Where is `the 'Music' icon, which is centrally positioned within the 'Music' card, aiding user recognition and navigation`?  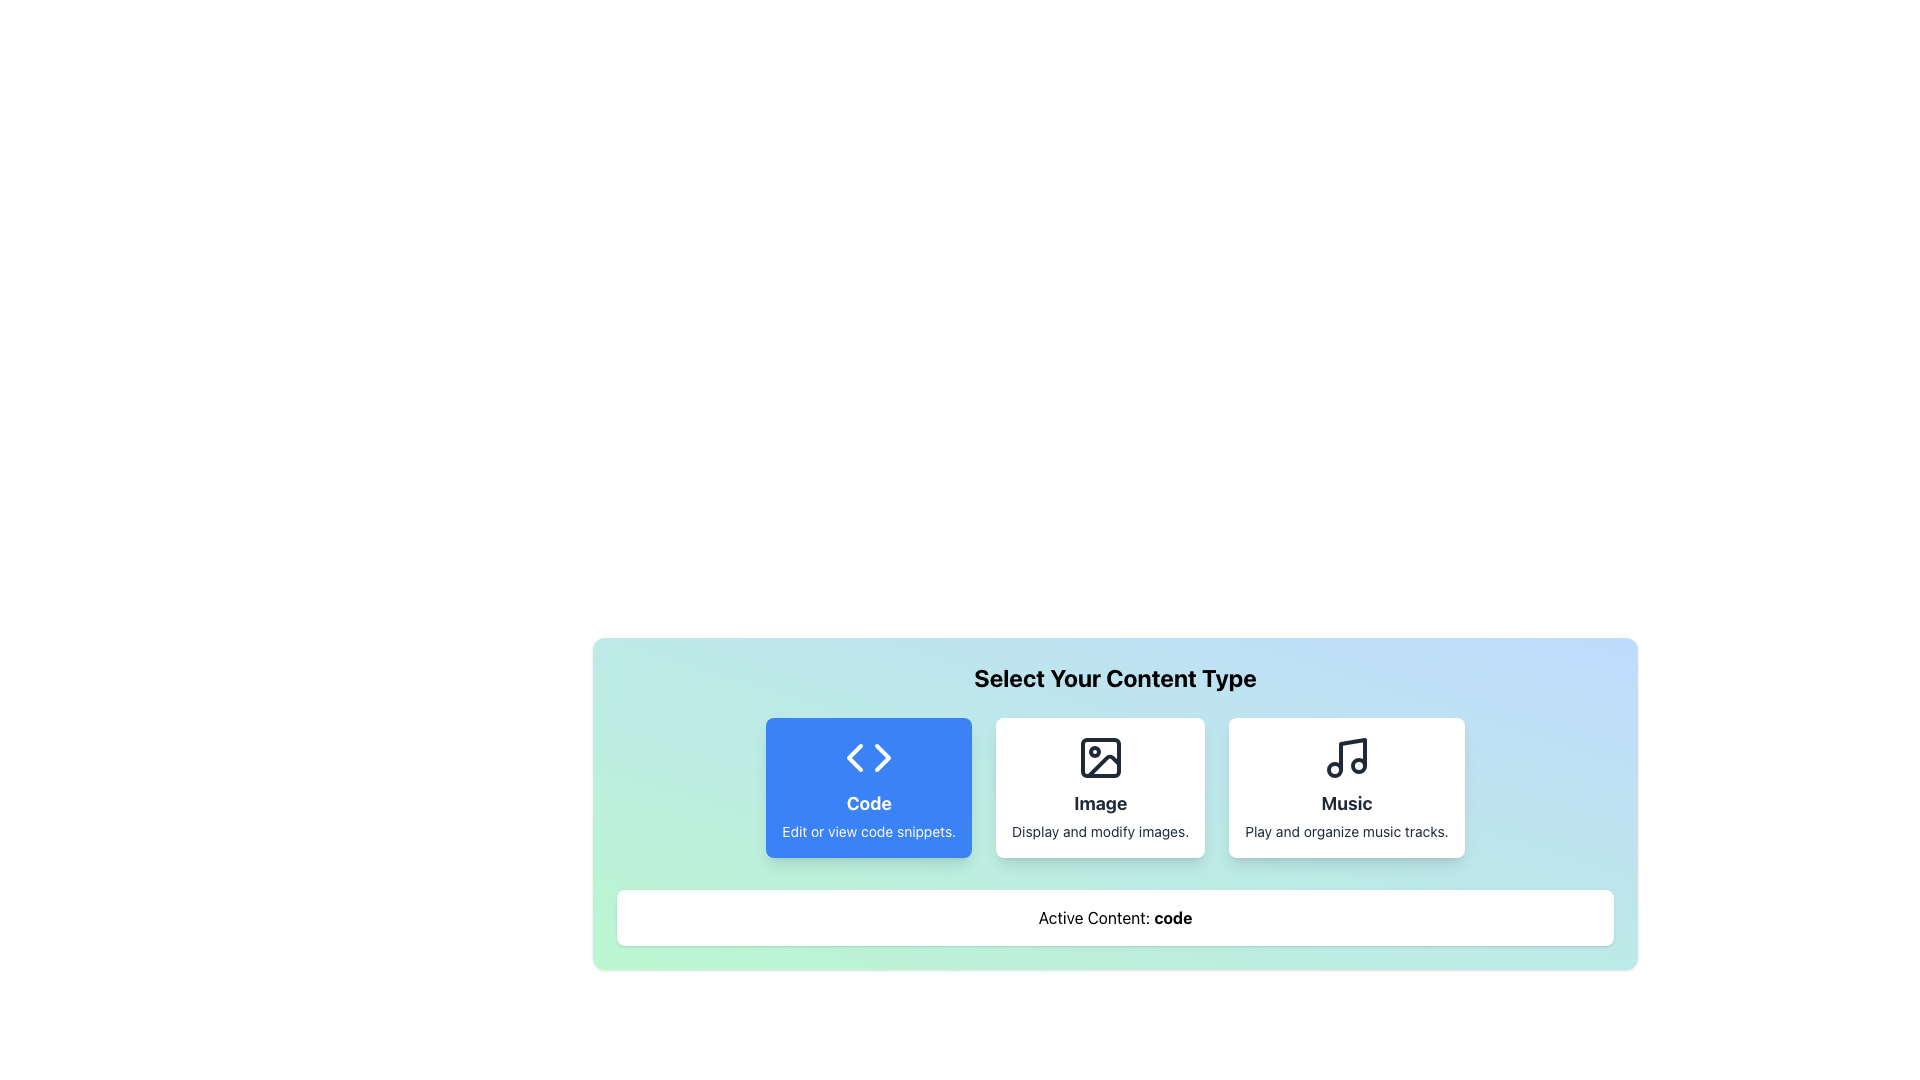
the 'Music' icon, which is centrally positioned within the 'Music' card, aiding user recognition and navigation is located at coordinates (1346, 758).